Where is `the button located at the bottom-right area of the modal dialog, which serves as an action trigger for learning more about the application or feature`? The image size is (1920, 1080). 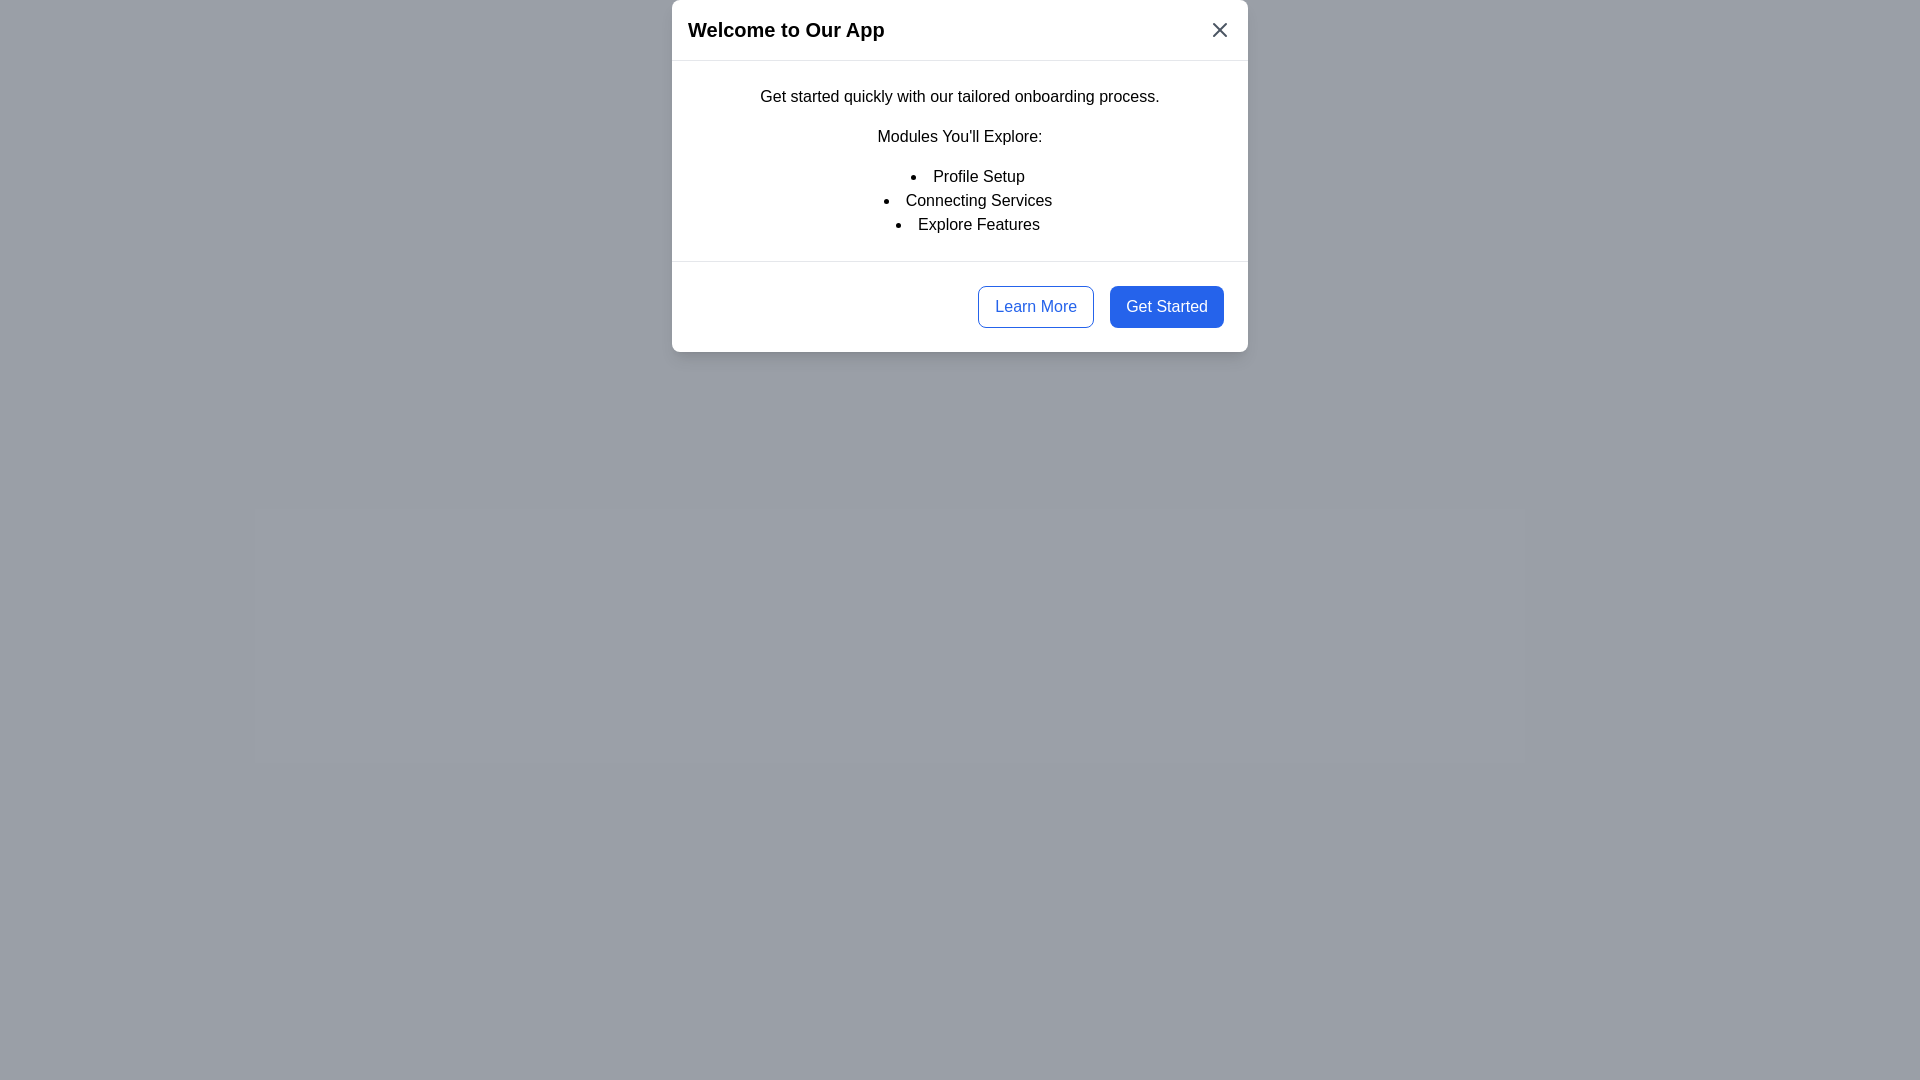 the button located at the bottom-right area of the modal dialog, which serves as an action trigger for learning more about the application or feature is located at coordinates (1036, 307).